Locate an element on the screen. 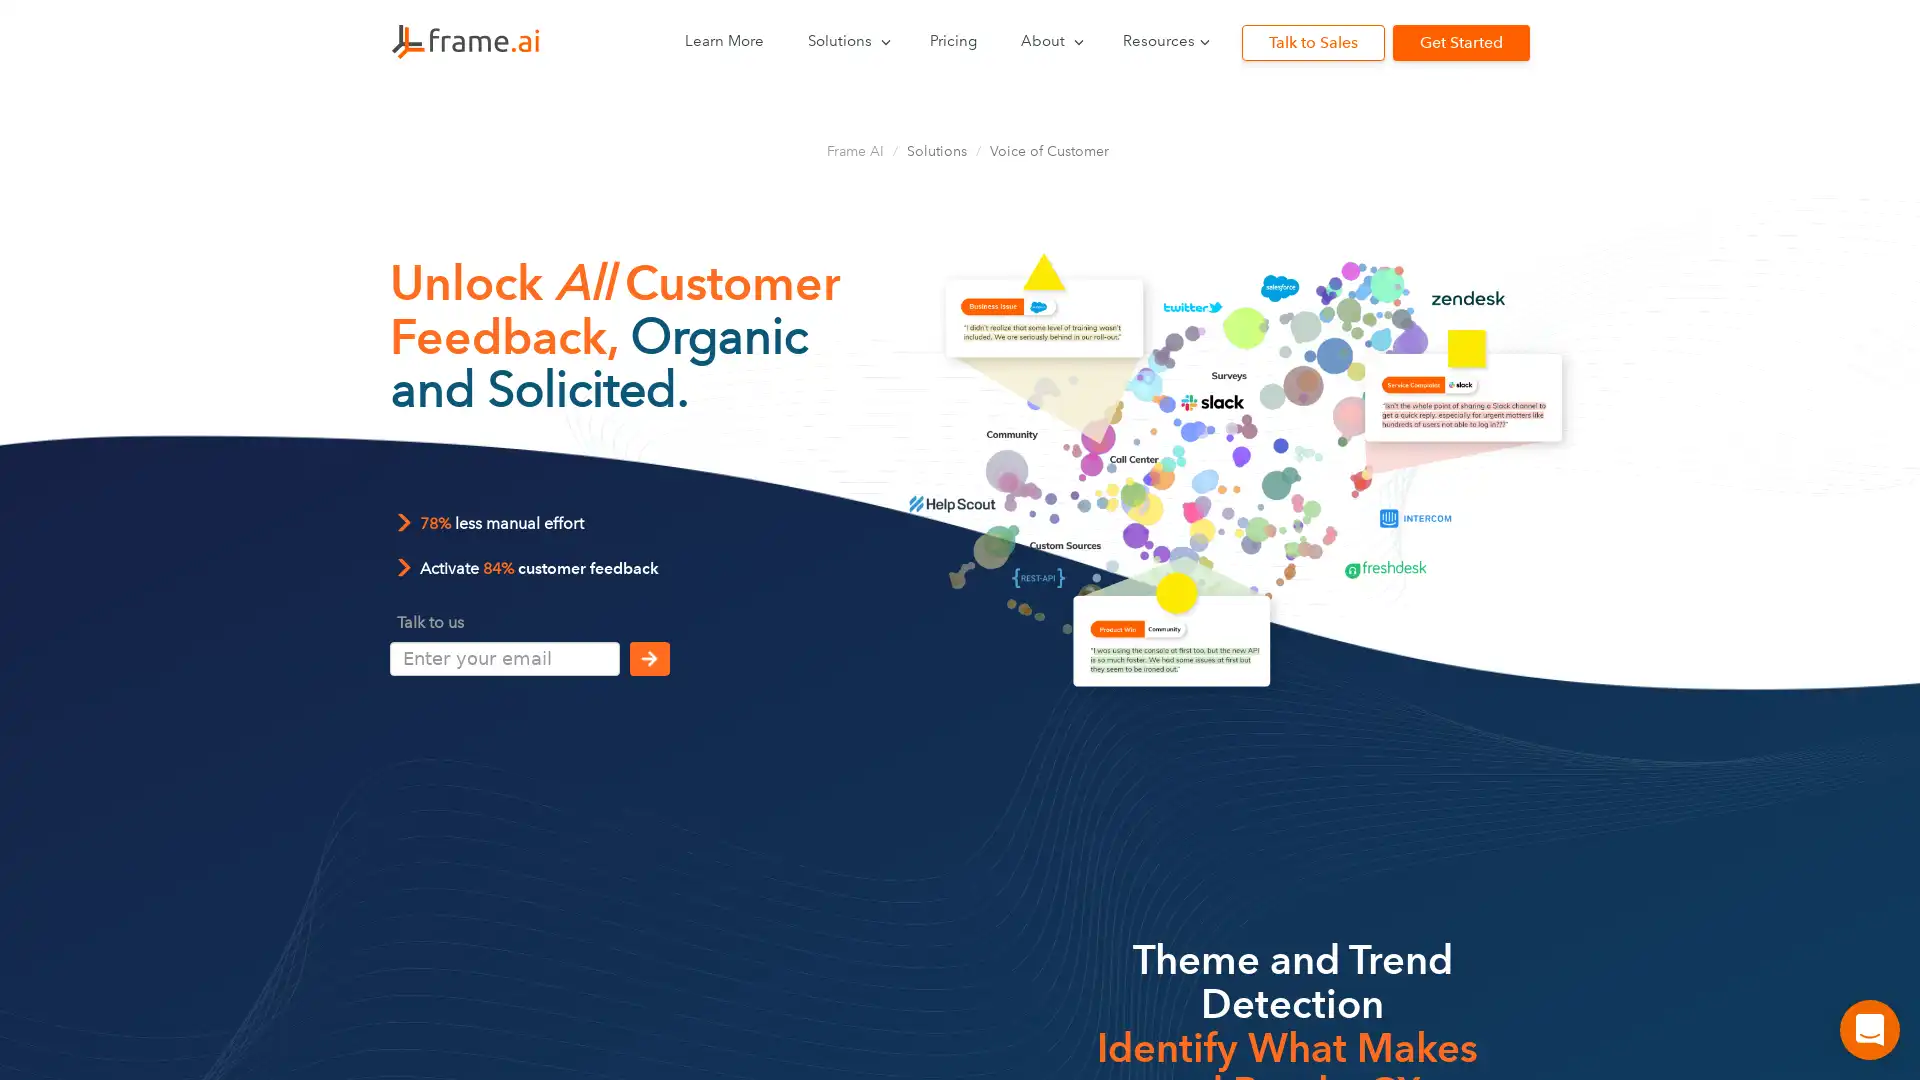 Image resolution: width=1920 pixels, height=1080 pixels. Open Intercom Messenger is located at coordinates (1869, 1029).